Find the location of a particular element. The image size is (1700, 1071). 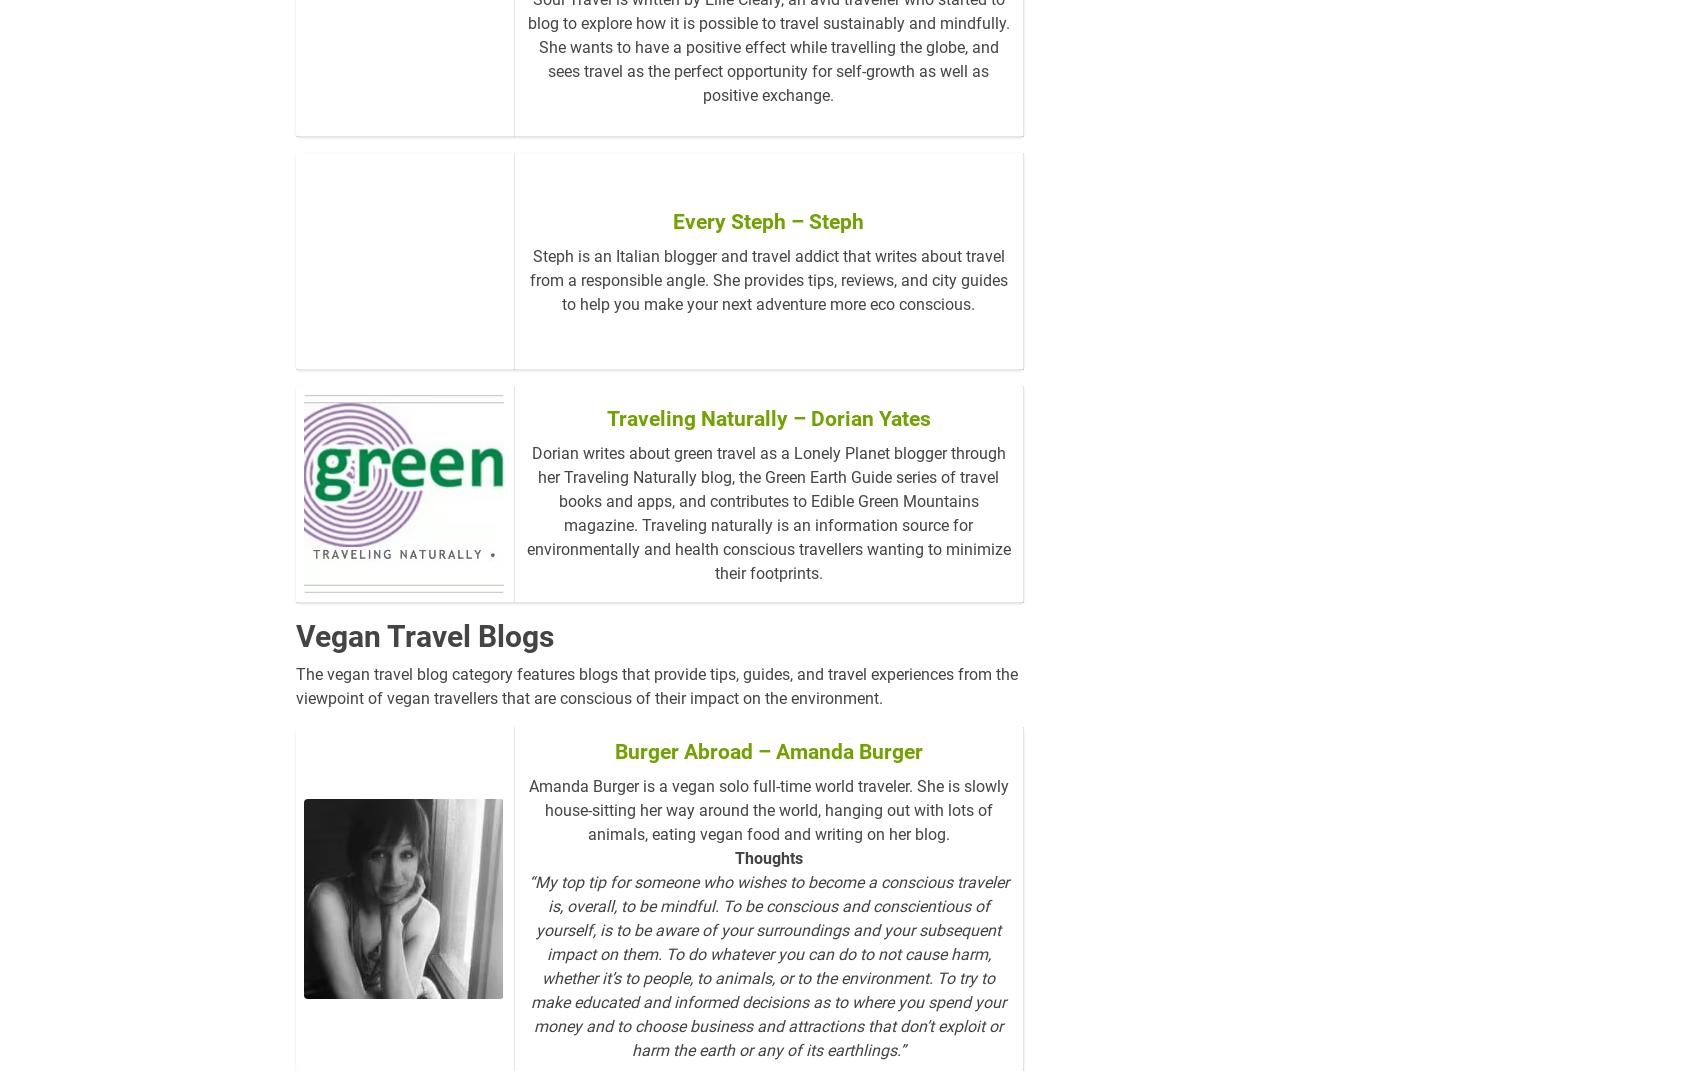

'Thoughts' is located at coordinates (767, 890).